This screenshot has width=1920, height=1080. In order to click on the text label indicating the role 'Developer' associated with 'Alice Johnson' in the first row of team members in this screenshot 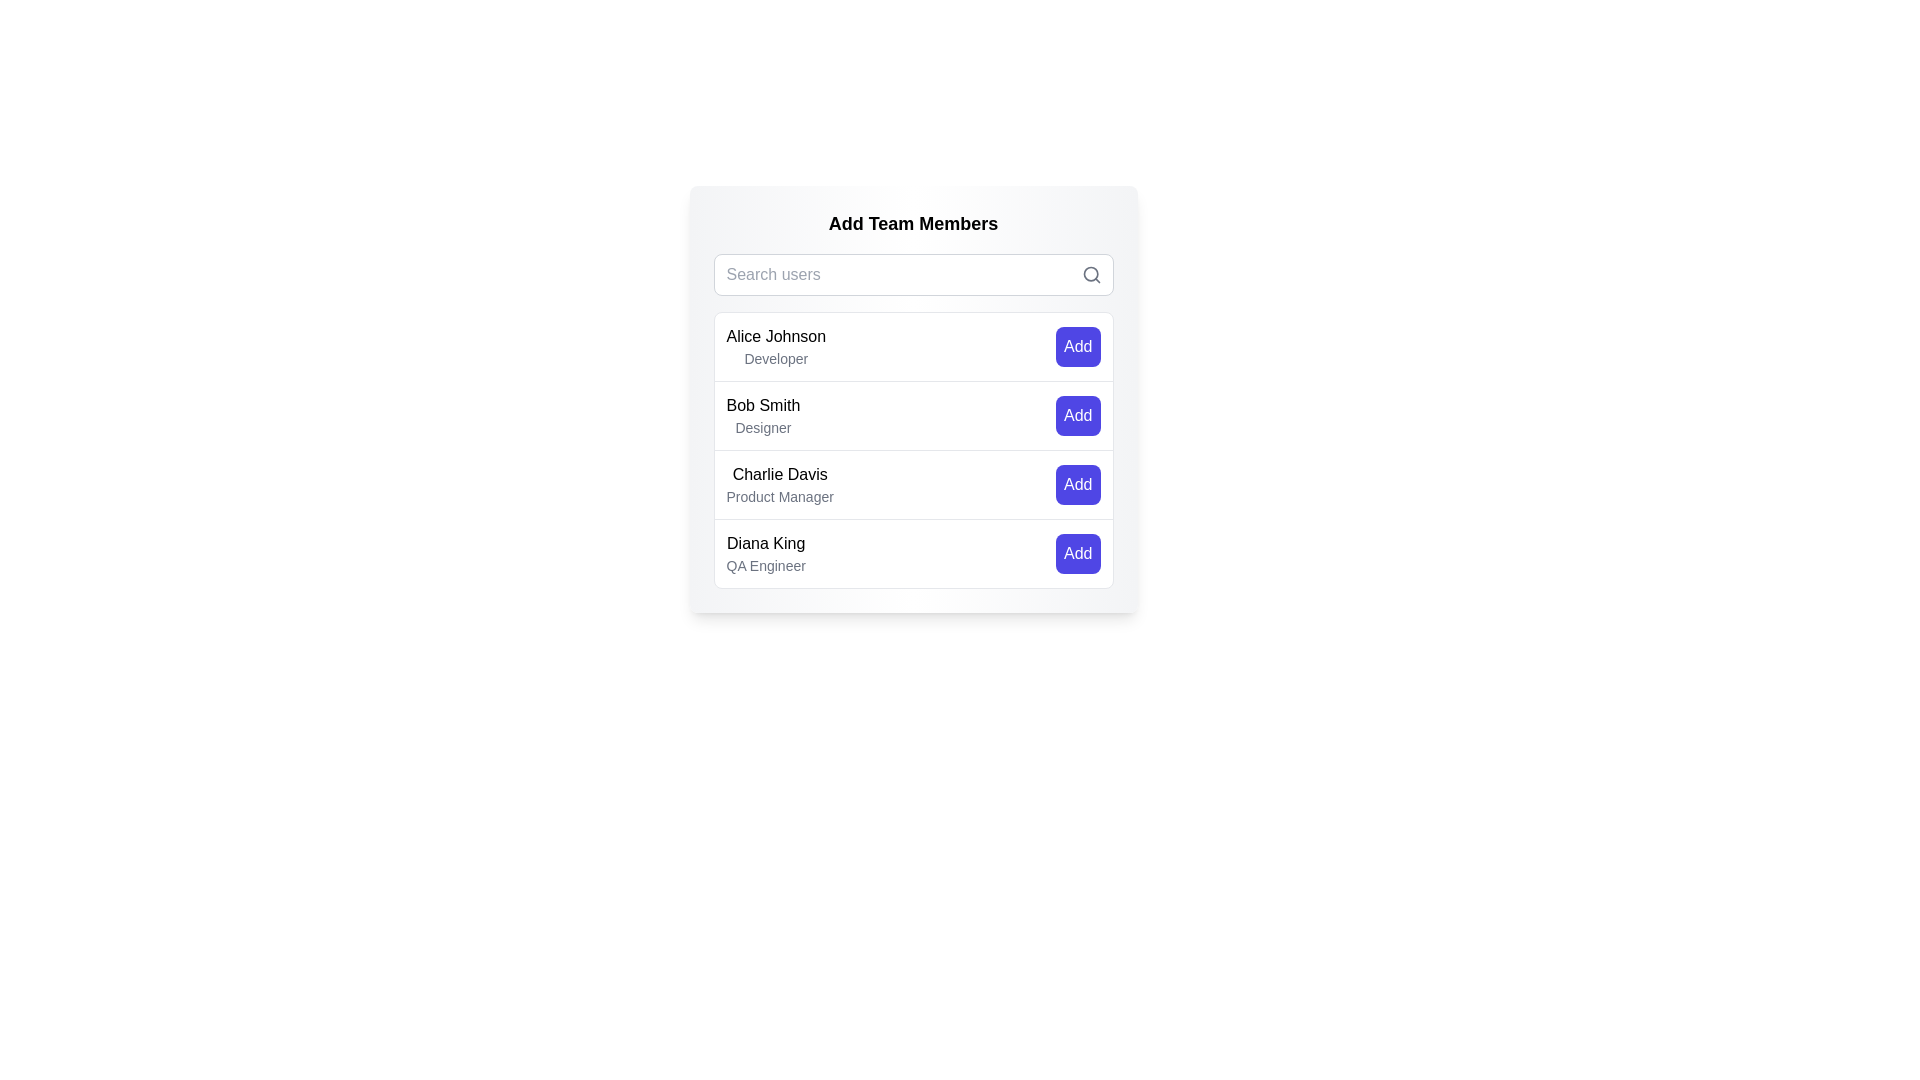, I will do `click(775, 357)`.